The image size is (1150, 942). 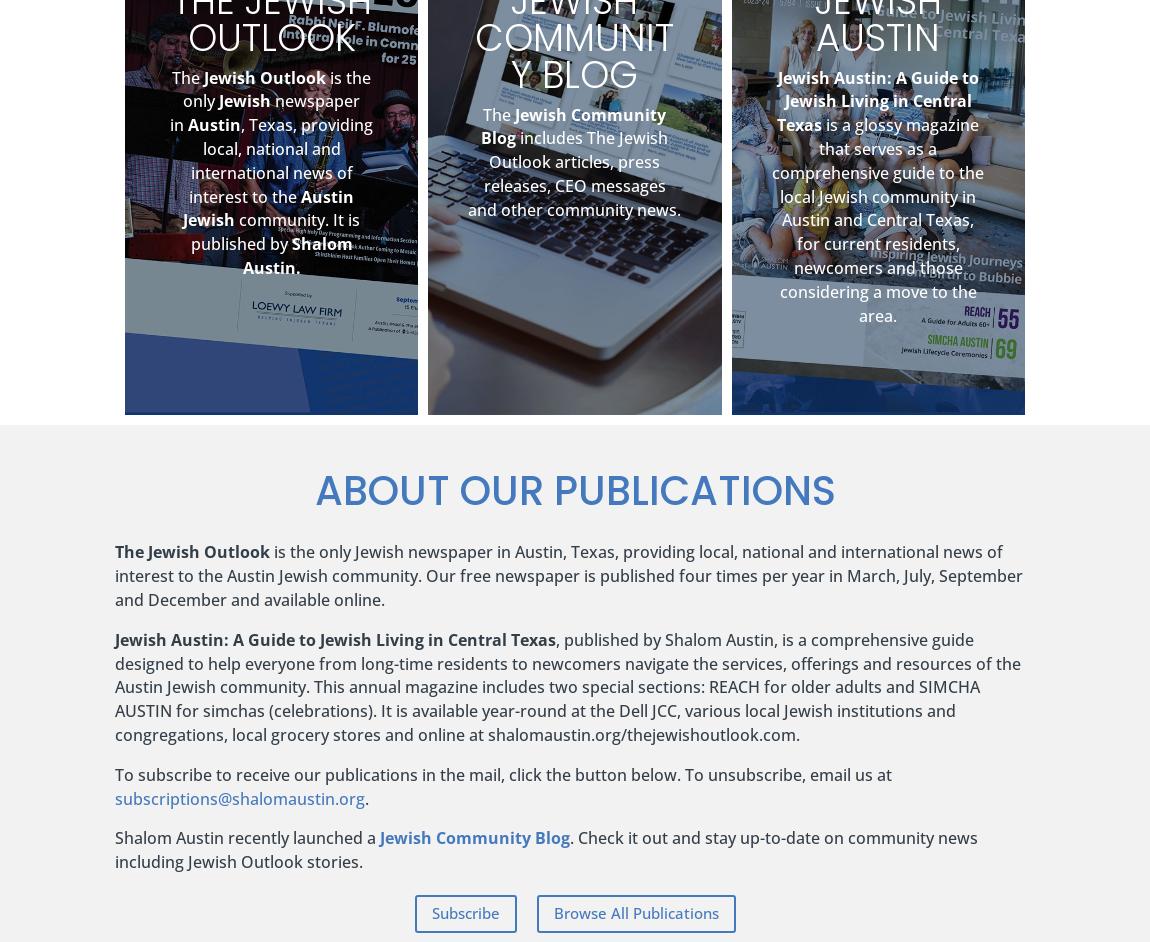 What do you see at coordinates (546, 849) in the screenshot?
I see `'s including'` at bounding box center [546, 849].